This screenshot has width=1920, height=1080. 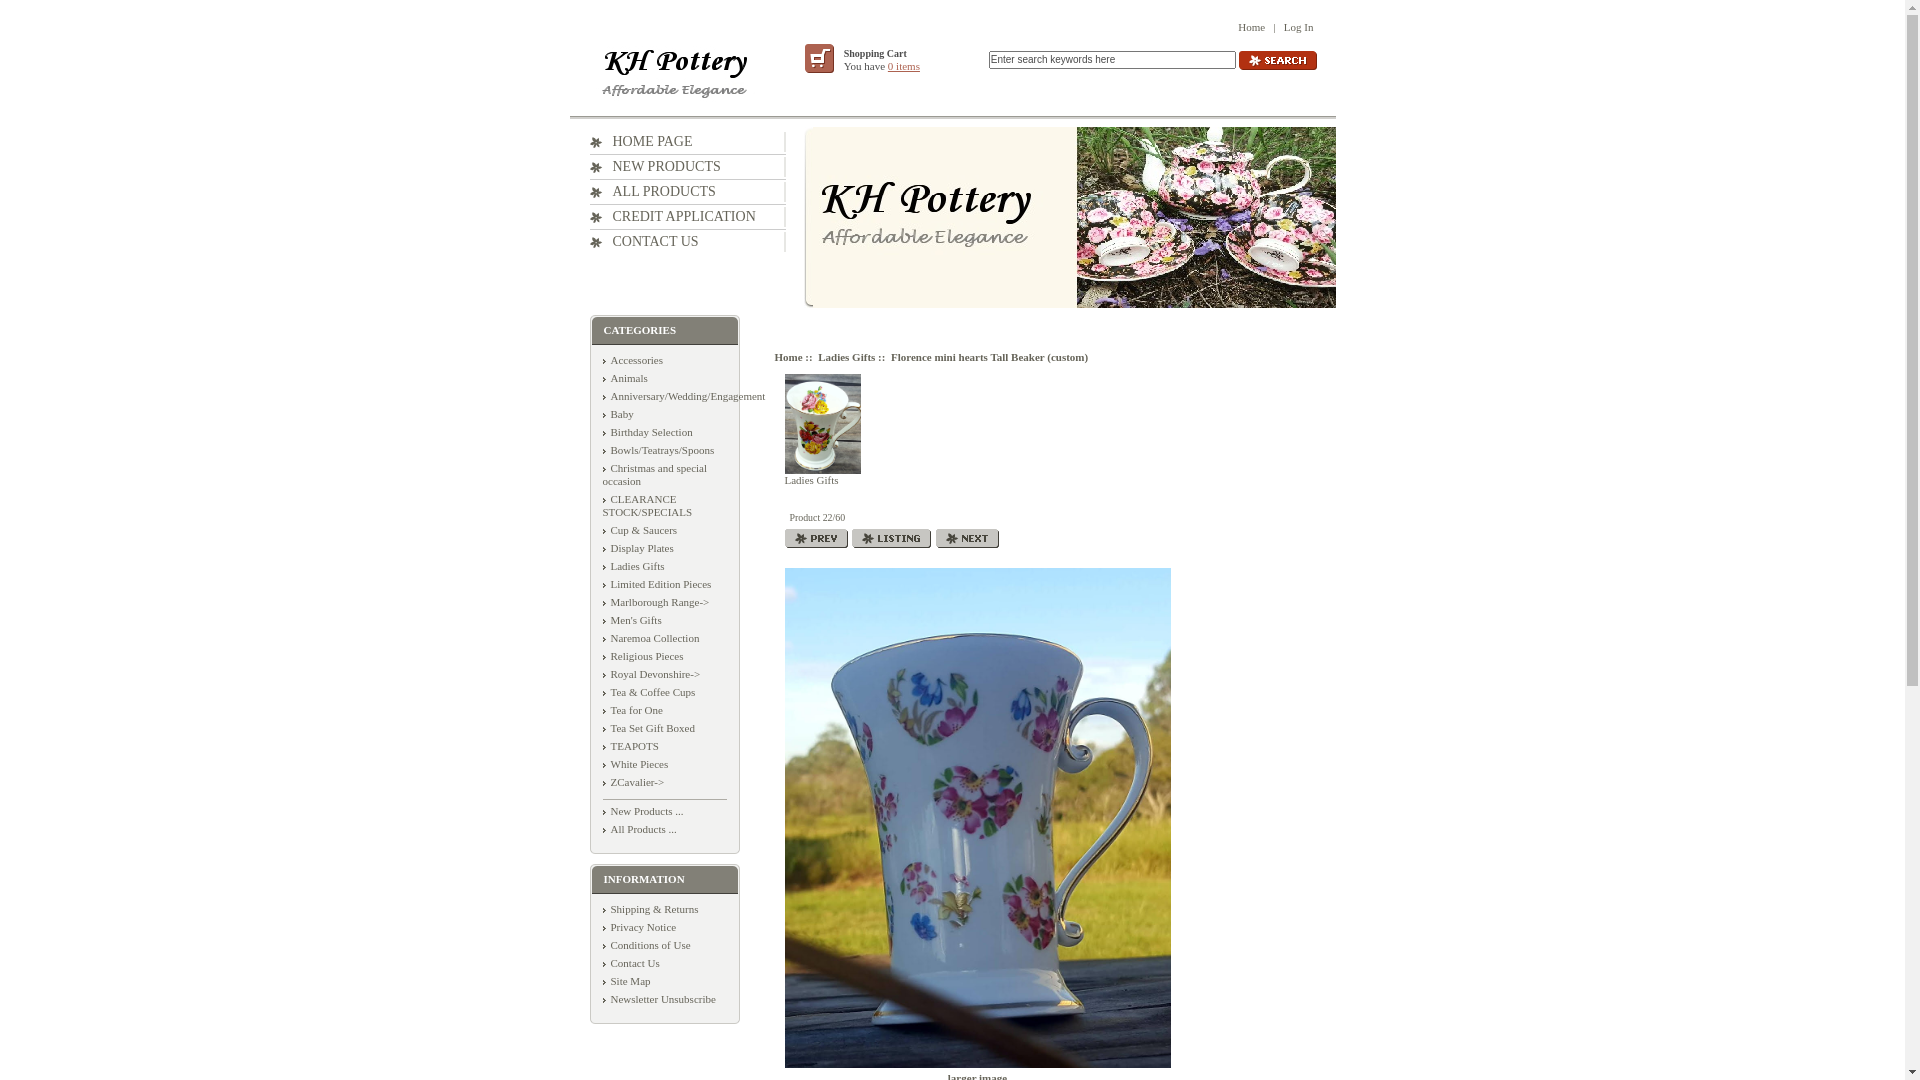 What do you see at coordinates (638, 528) in the screenshot?
I see `'Cup & Saucers'` at bounding box center [638, 528].